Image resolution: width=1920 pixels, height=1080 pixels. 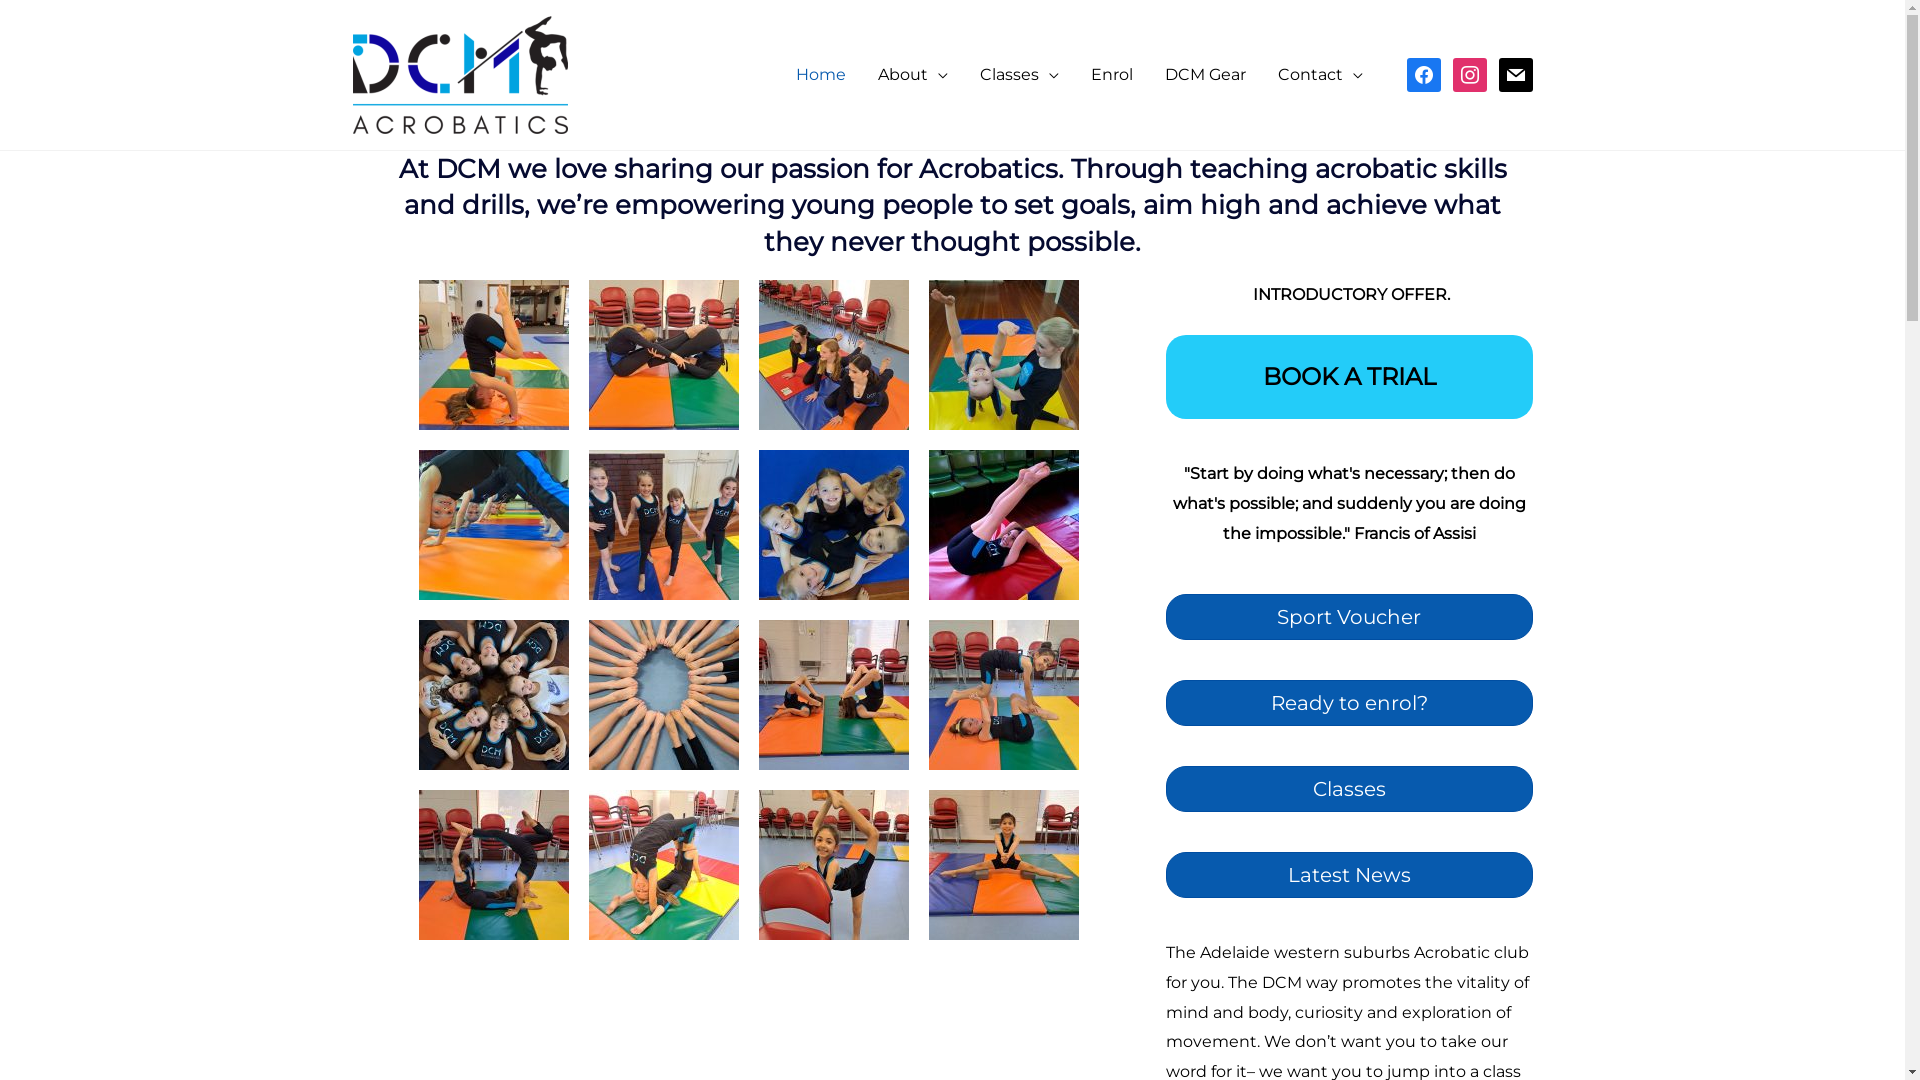 I want to click on 'Contact', so click(x=1320, y=73).